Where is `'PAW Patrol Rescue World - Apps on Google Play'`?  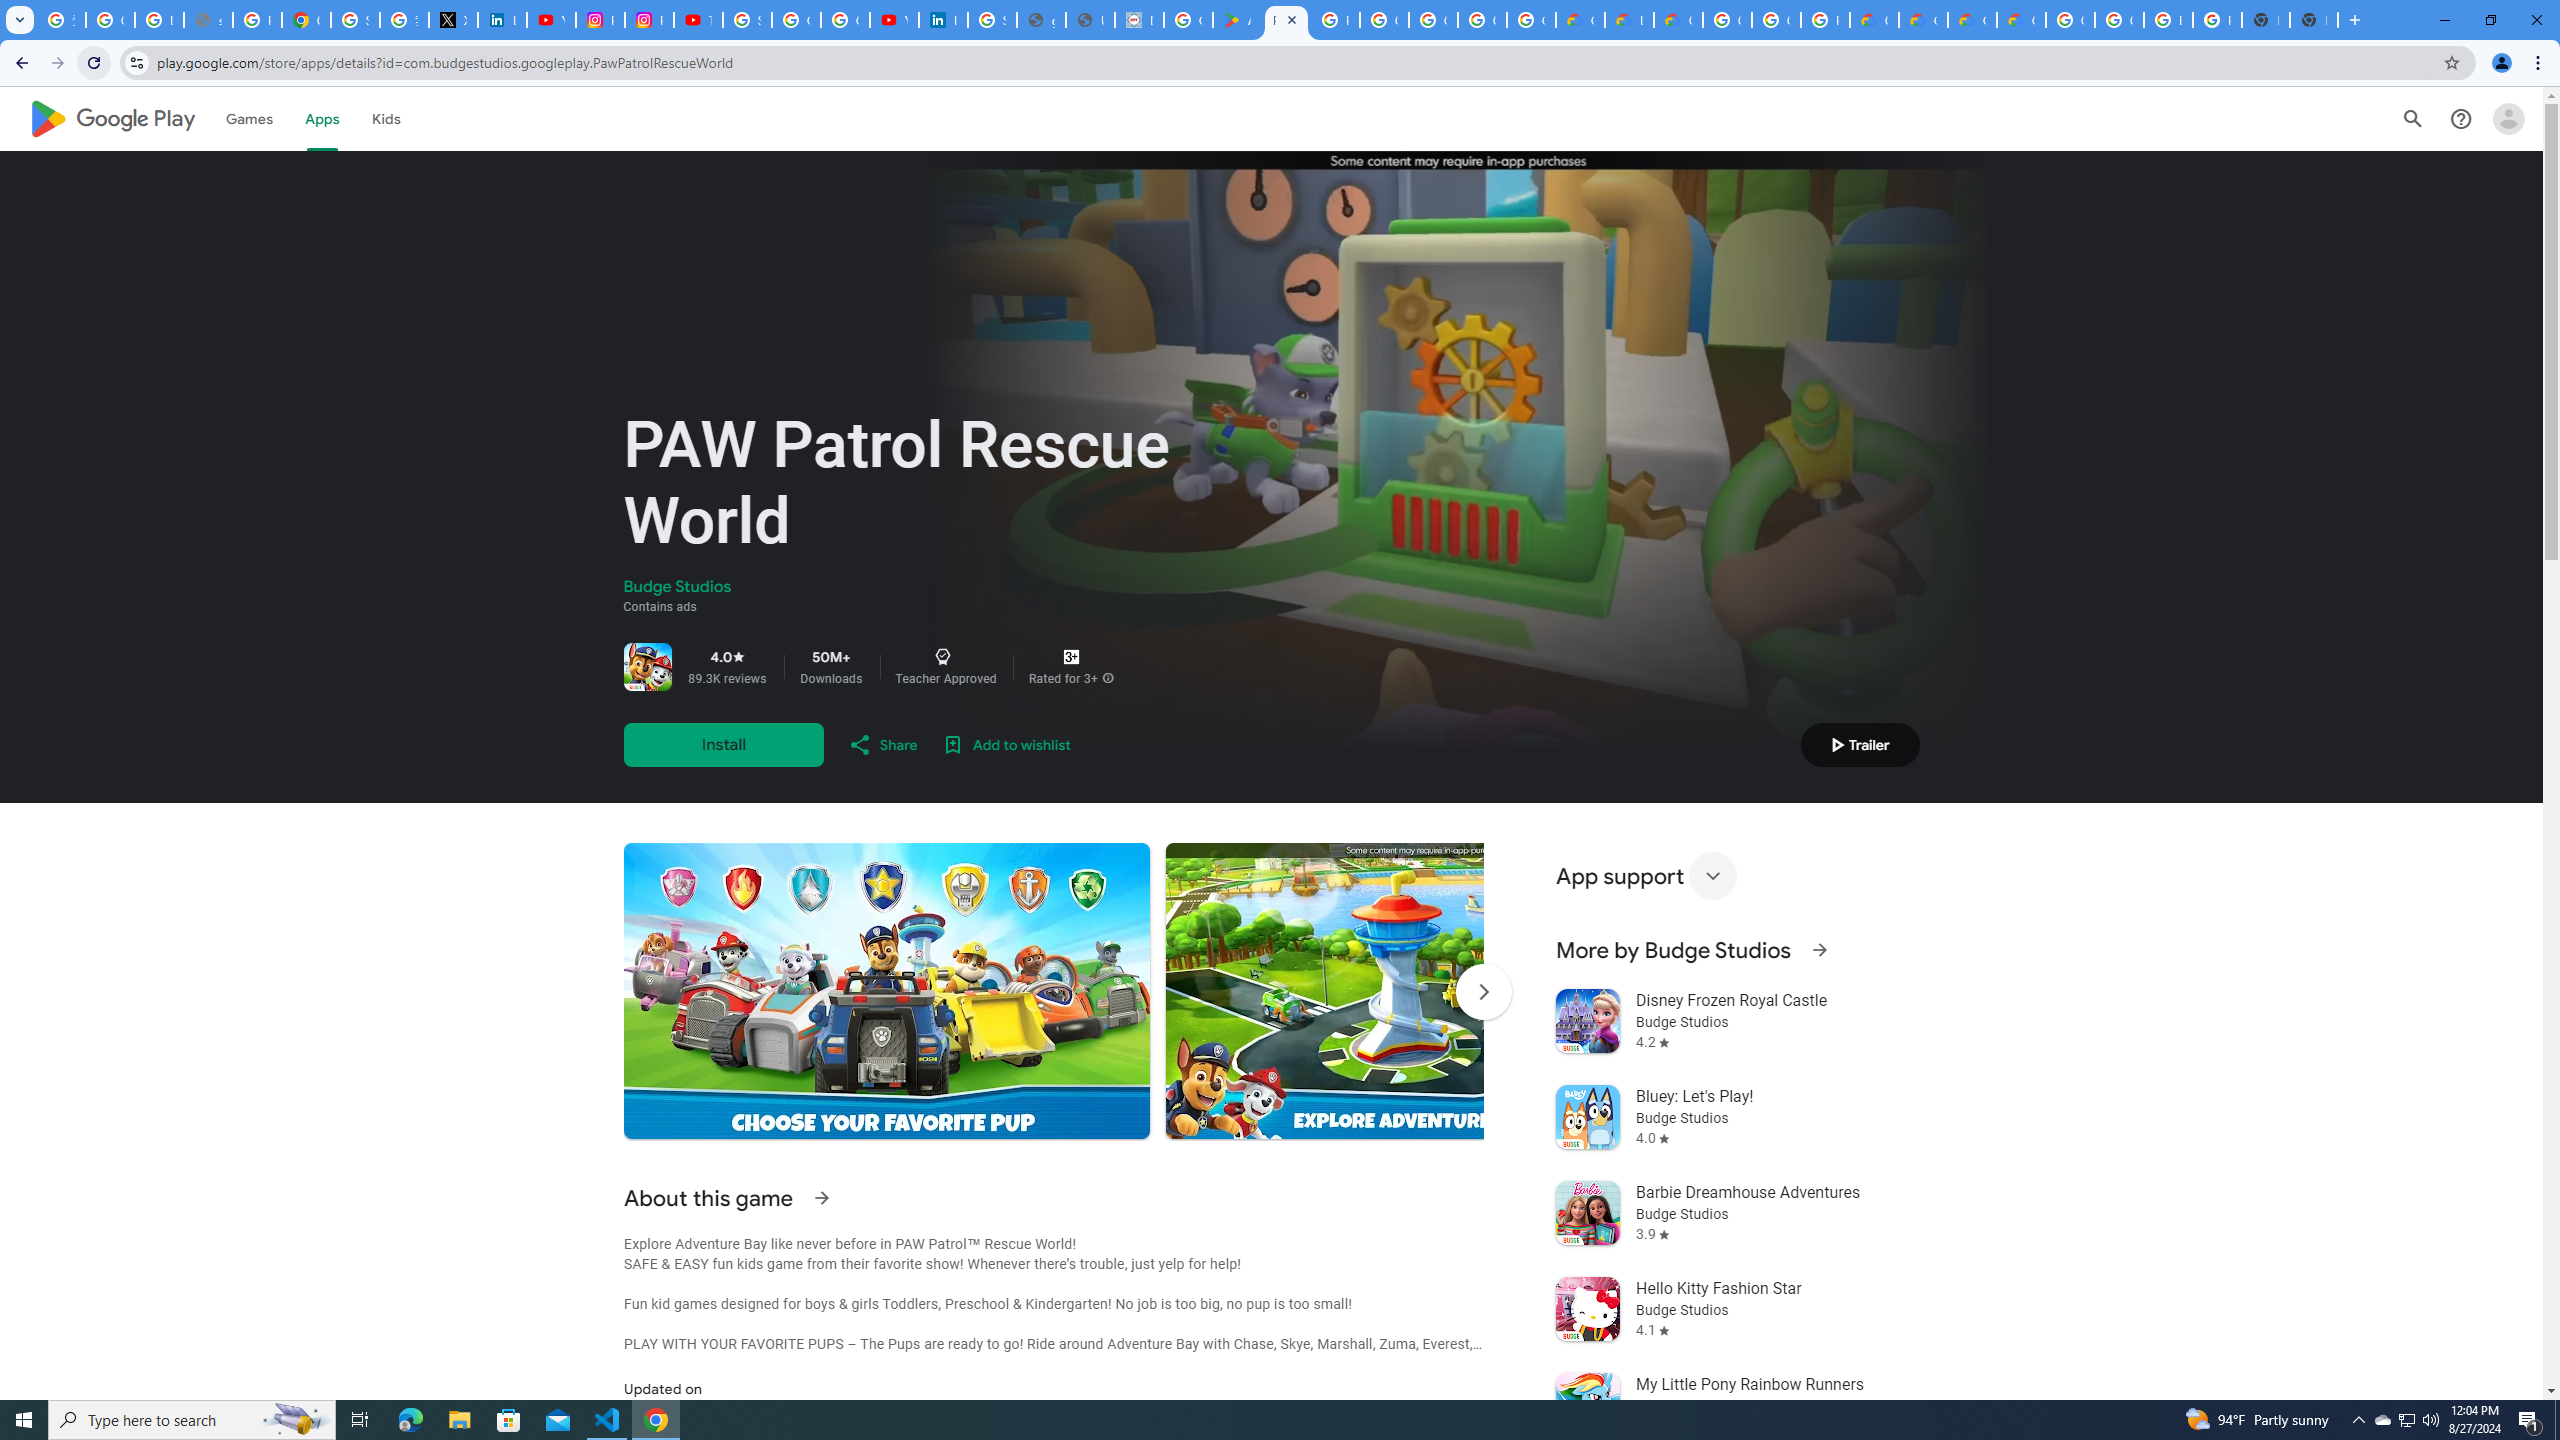
'PAW Patrol Rescue World - Apps on Google Play' is located at coordinates (1285, 19).